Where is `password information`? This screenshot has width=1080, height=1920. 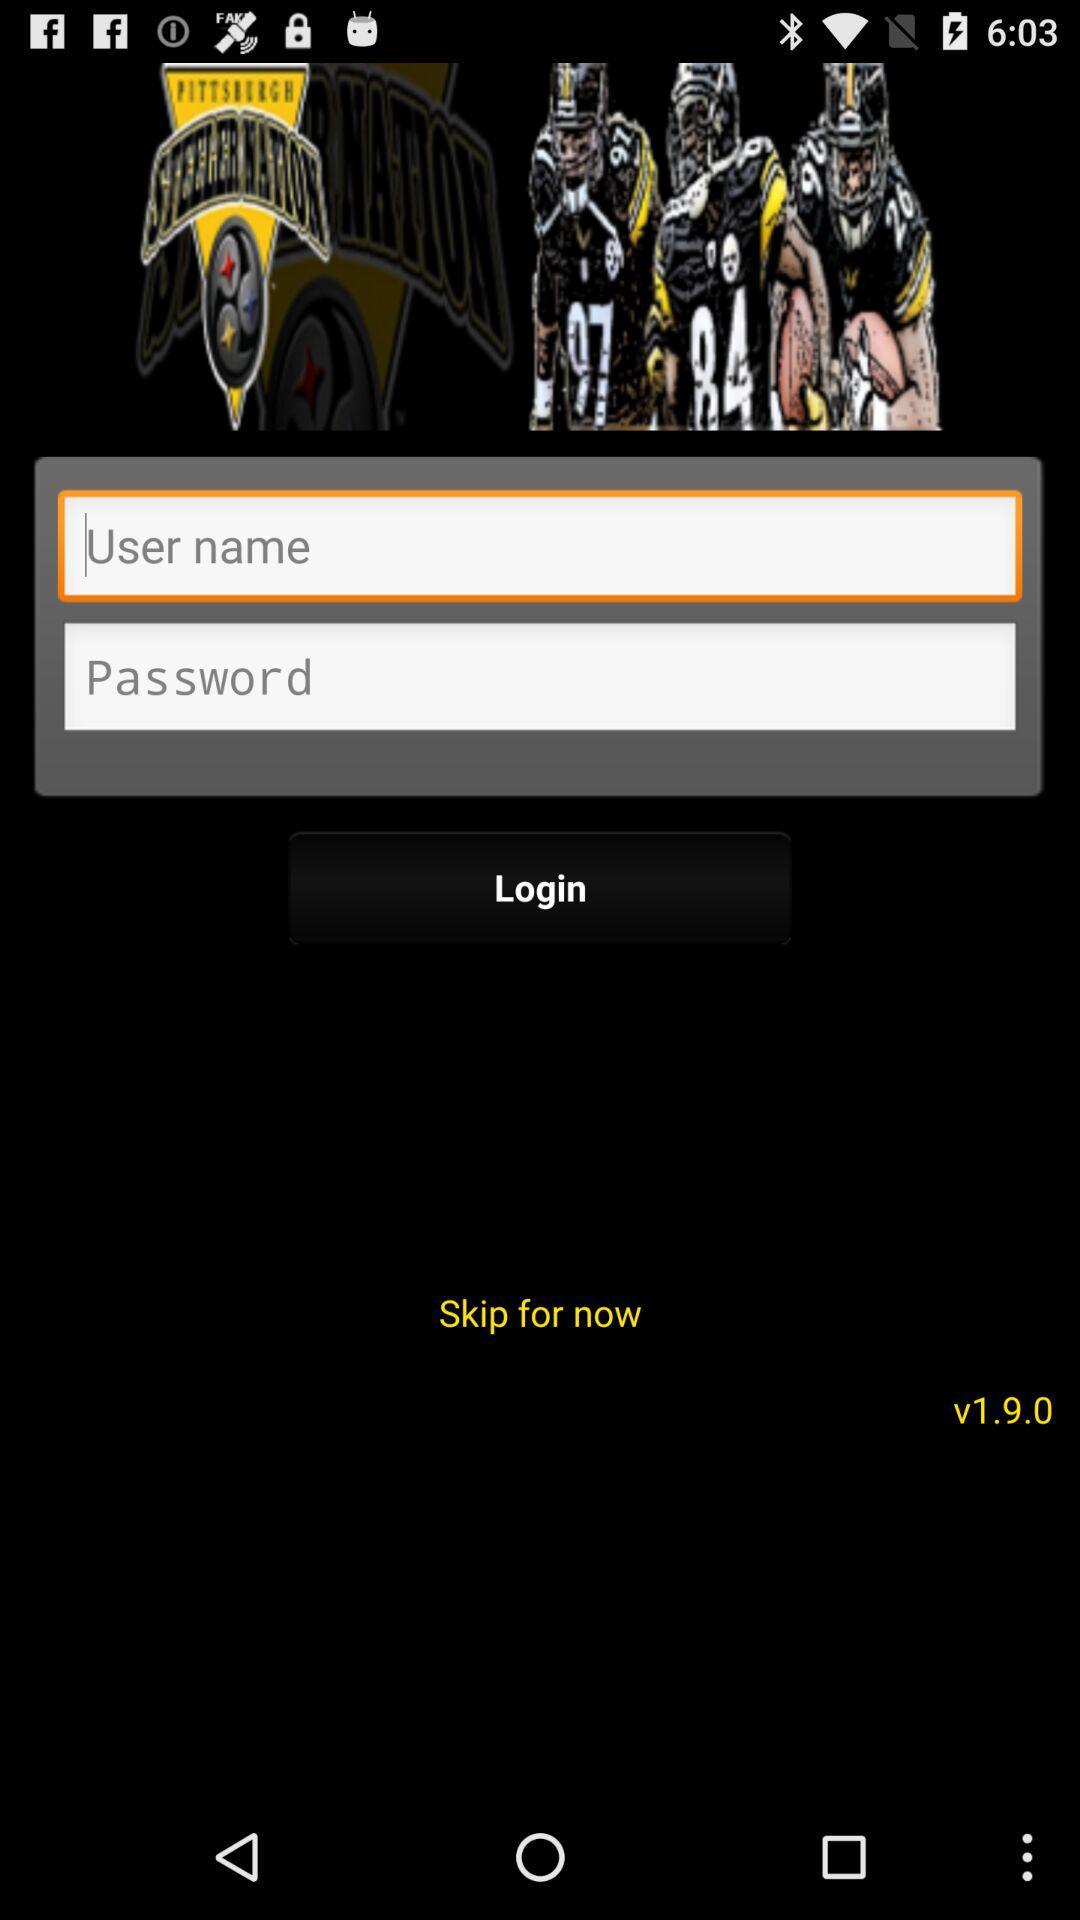 password information is located at coordinates (540, 682).